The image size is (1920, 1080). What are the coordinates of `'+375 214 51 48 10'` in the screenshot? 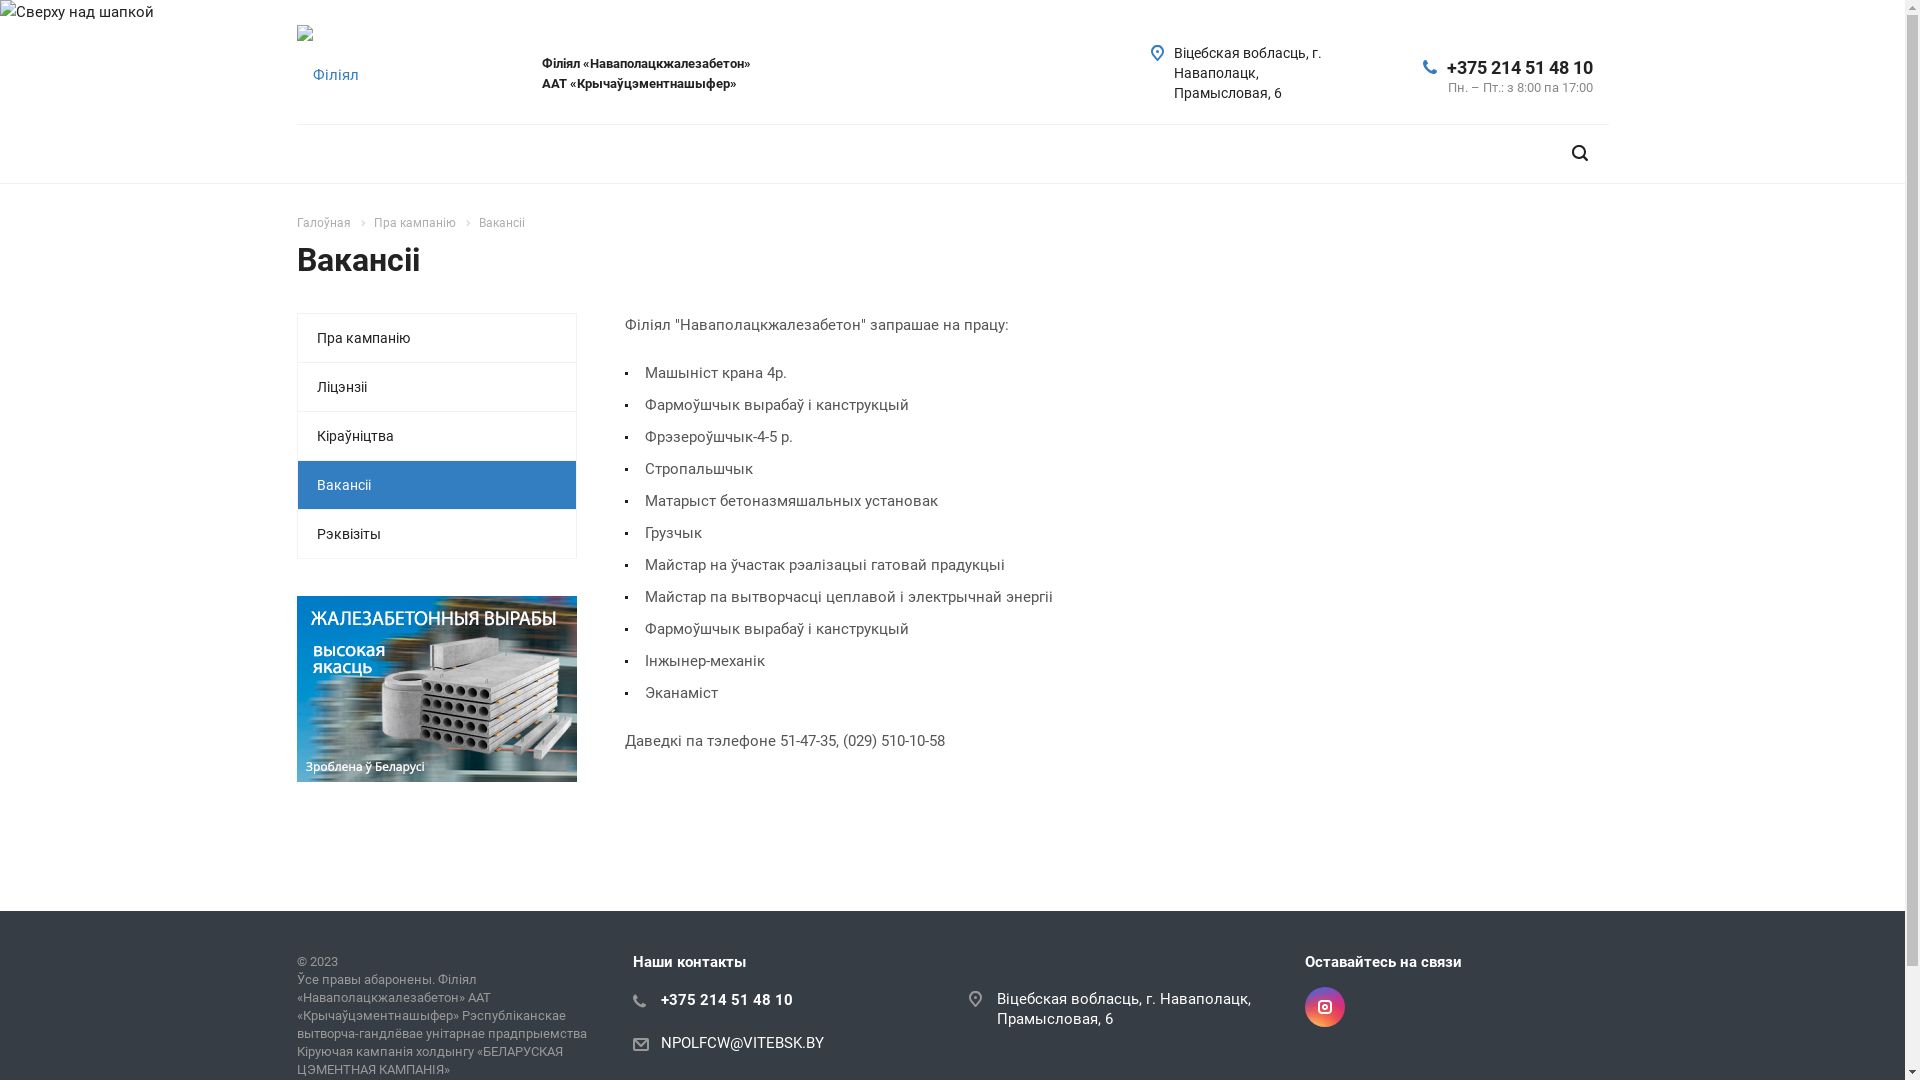 It's located at (1518, 65).